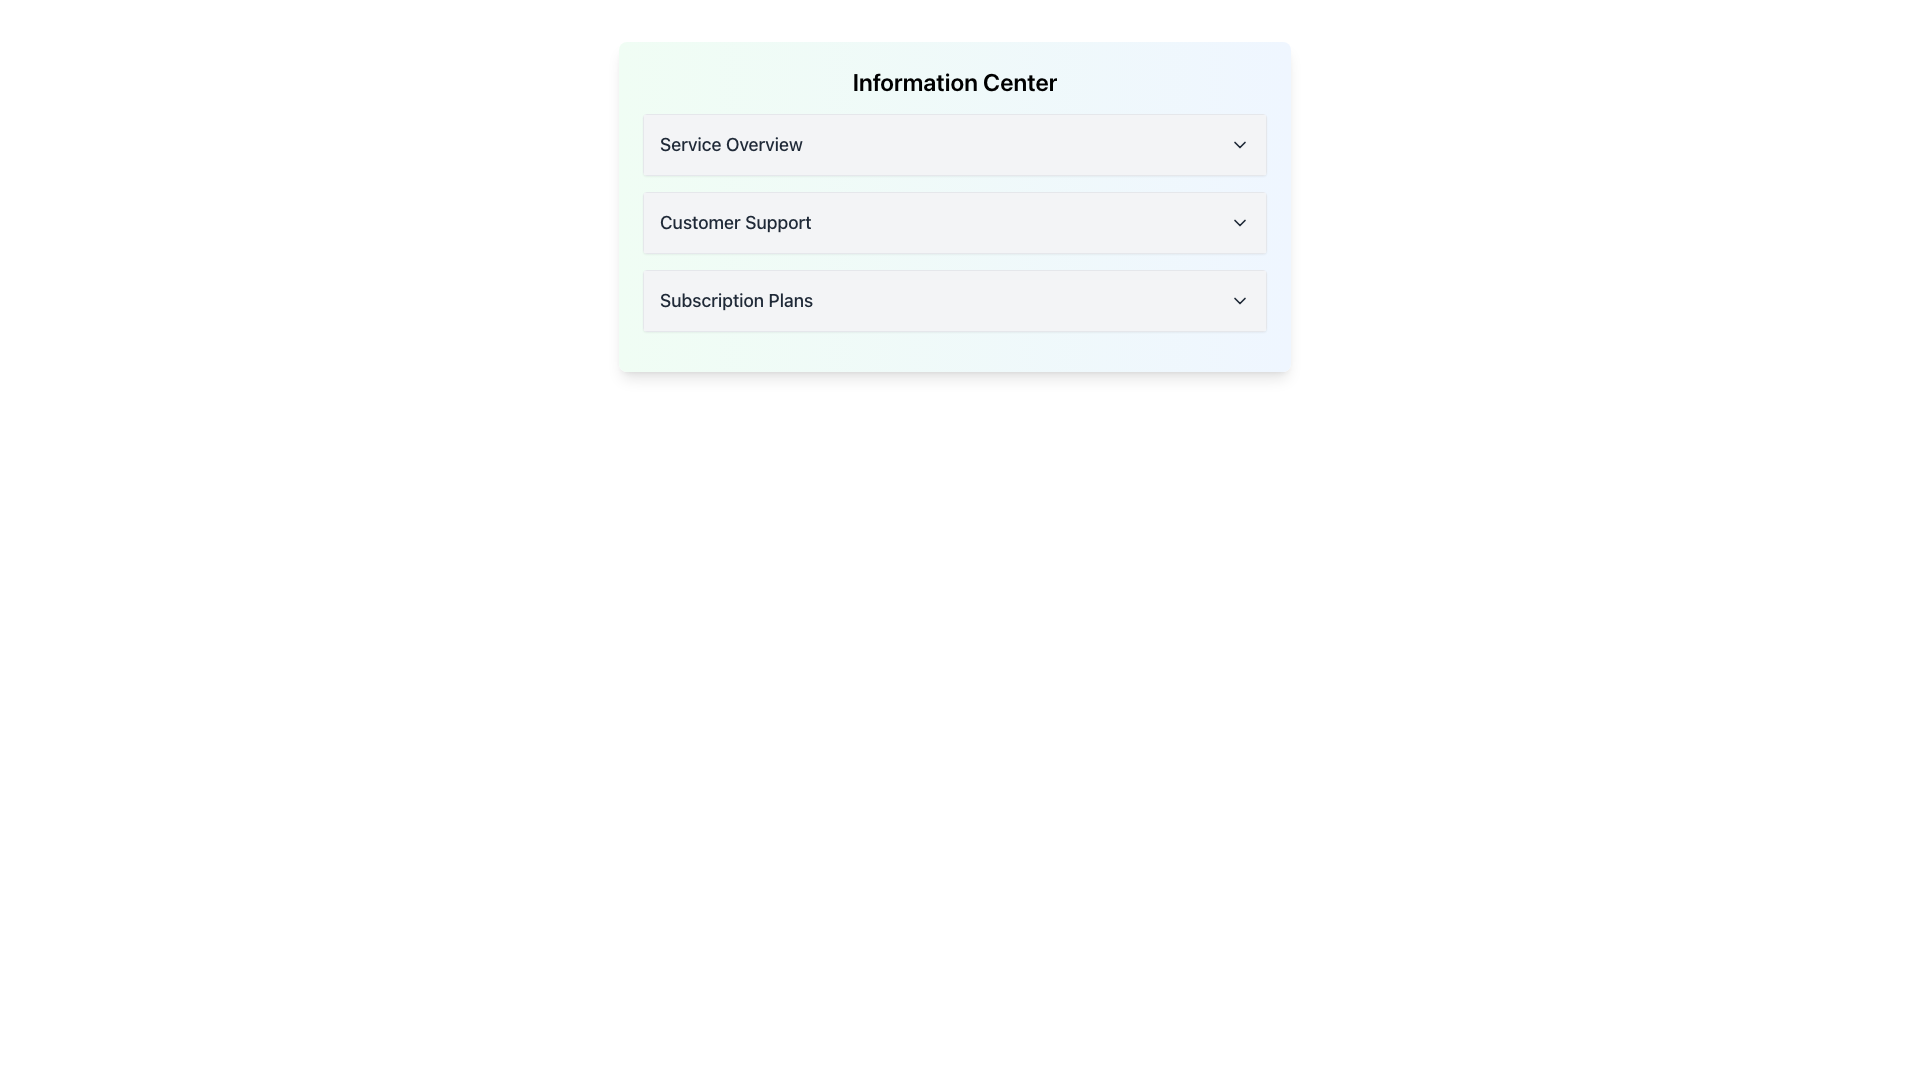 The width and height of the screenshot is (1920, 1080). I want to click on the collapsible list item for 'Customer Support' located in the 'Information Center' section, so click(954, 207).